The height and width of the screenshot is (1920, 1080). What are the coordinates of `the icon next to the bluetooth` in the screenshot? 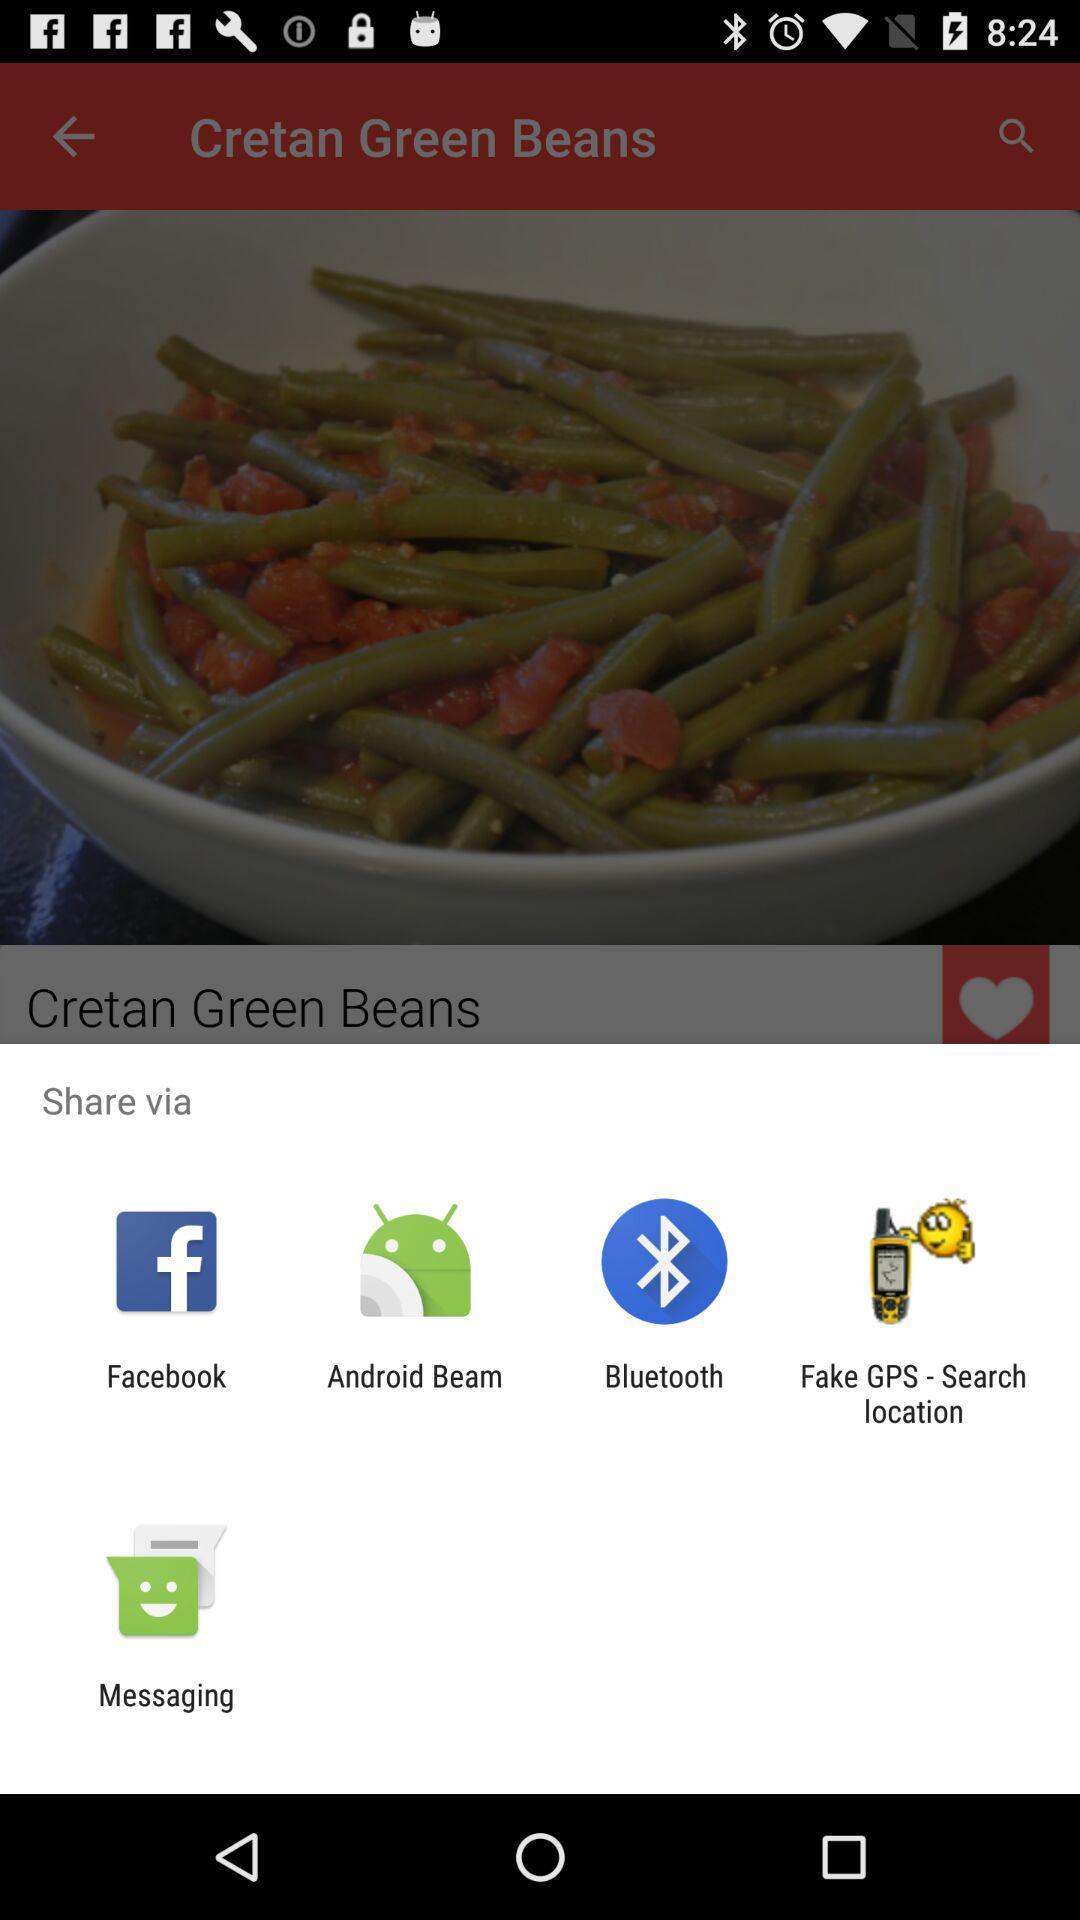 It's located at (913, 1392).